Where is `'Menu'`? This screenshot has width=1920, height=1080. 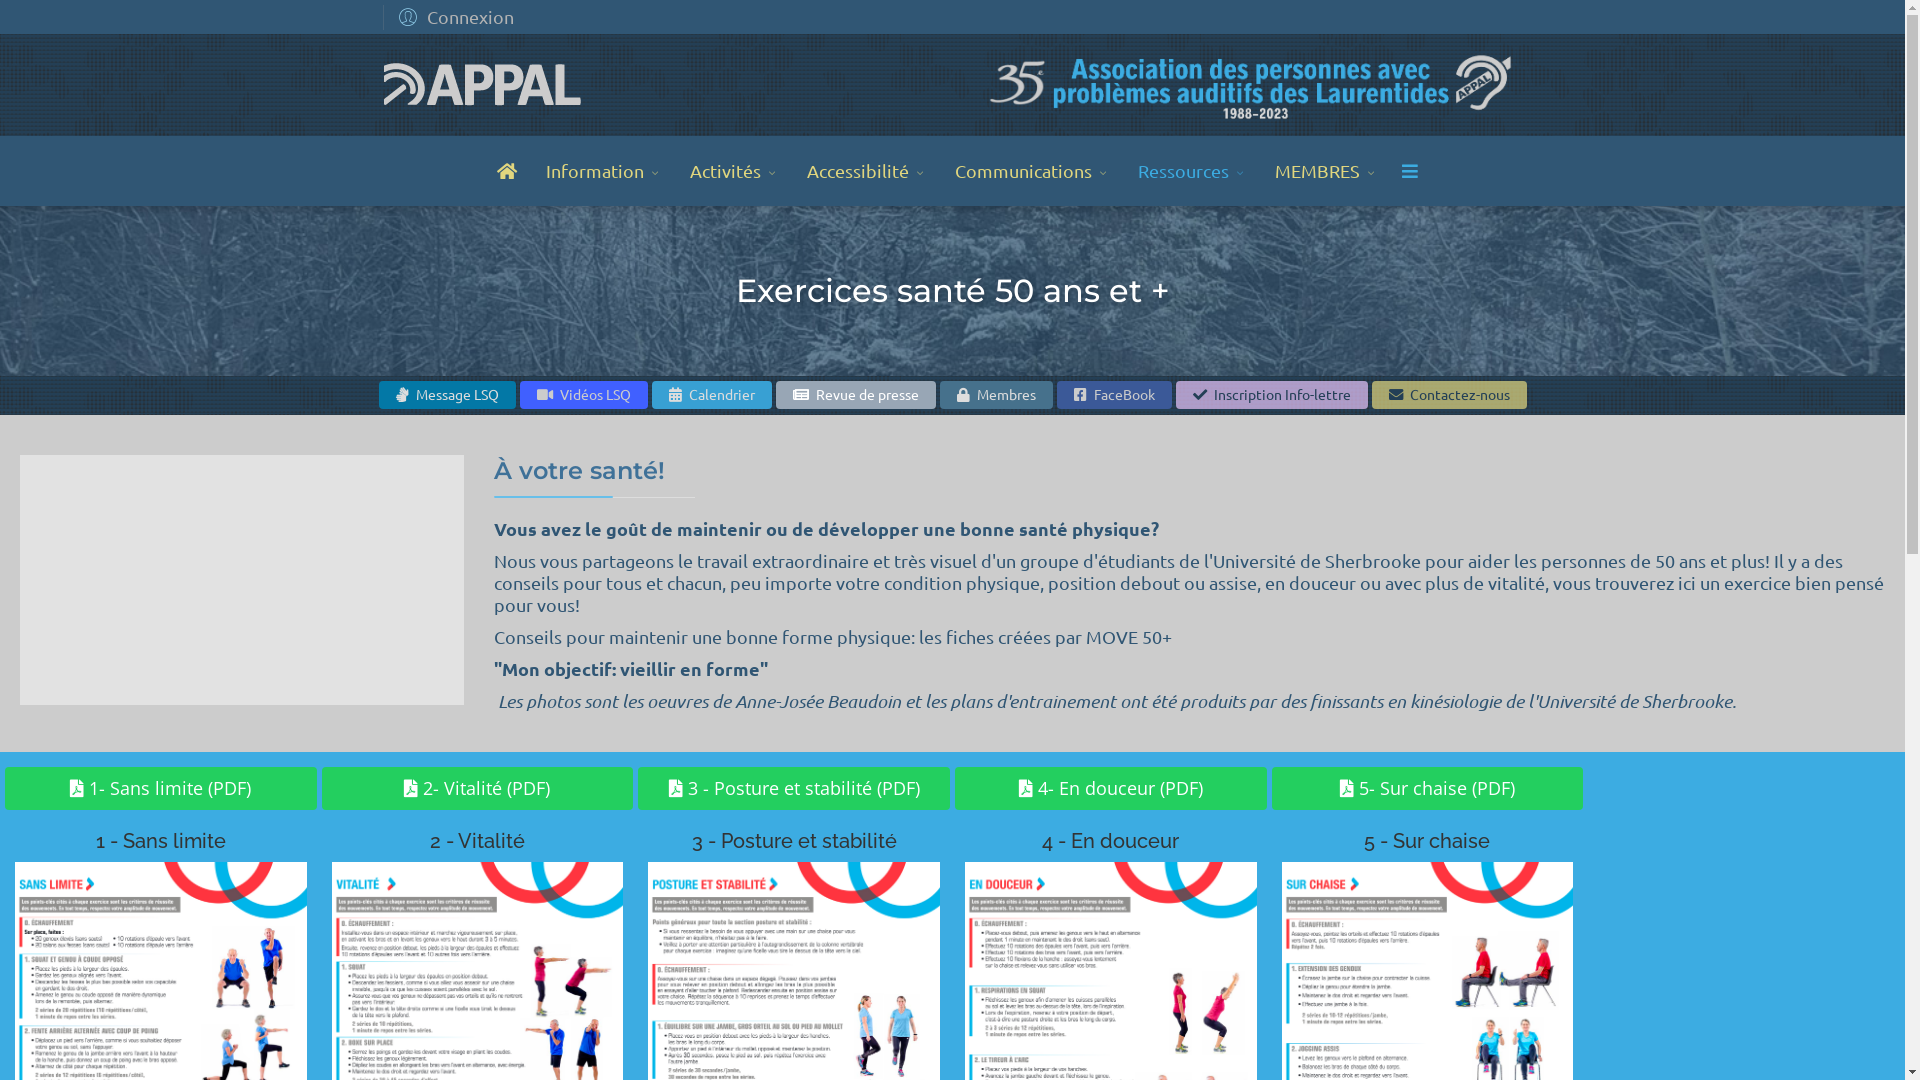 'Menu' is located at coordinates (1392, 169).